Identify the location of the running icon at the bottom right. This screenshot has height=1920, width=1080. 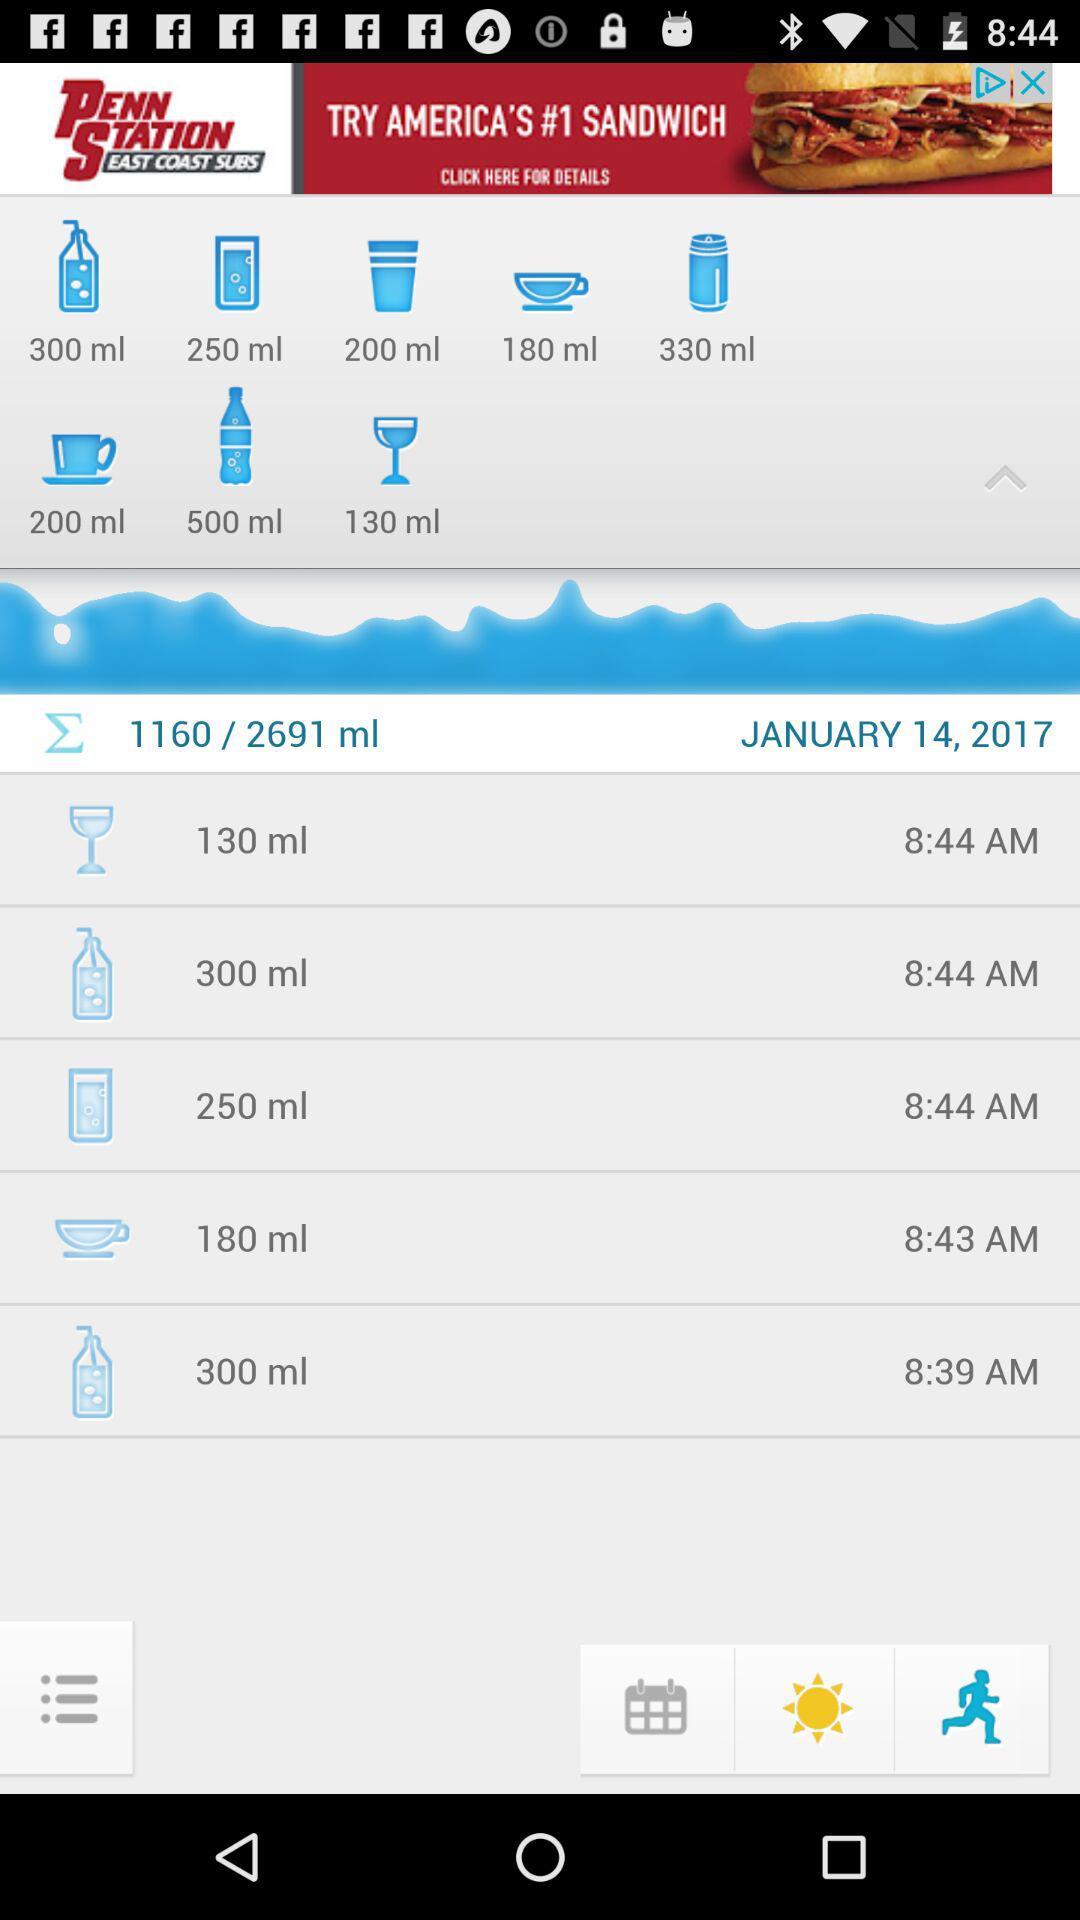
(973, 1706).